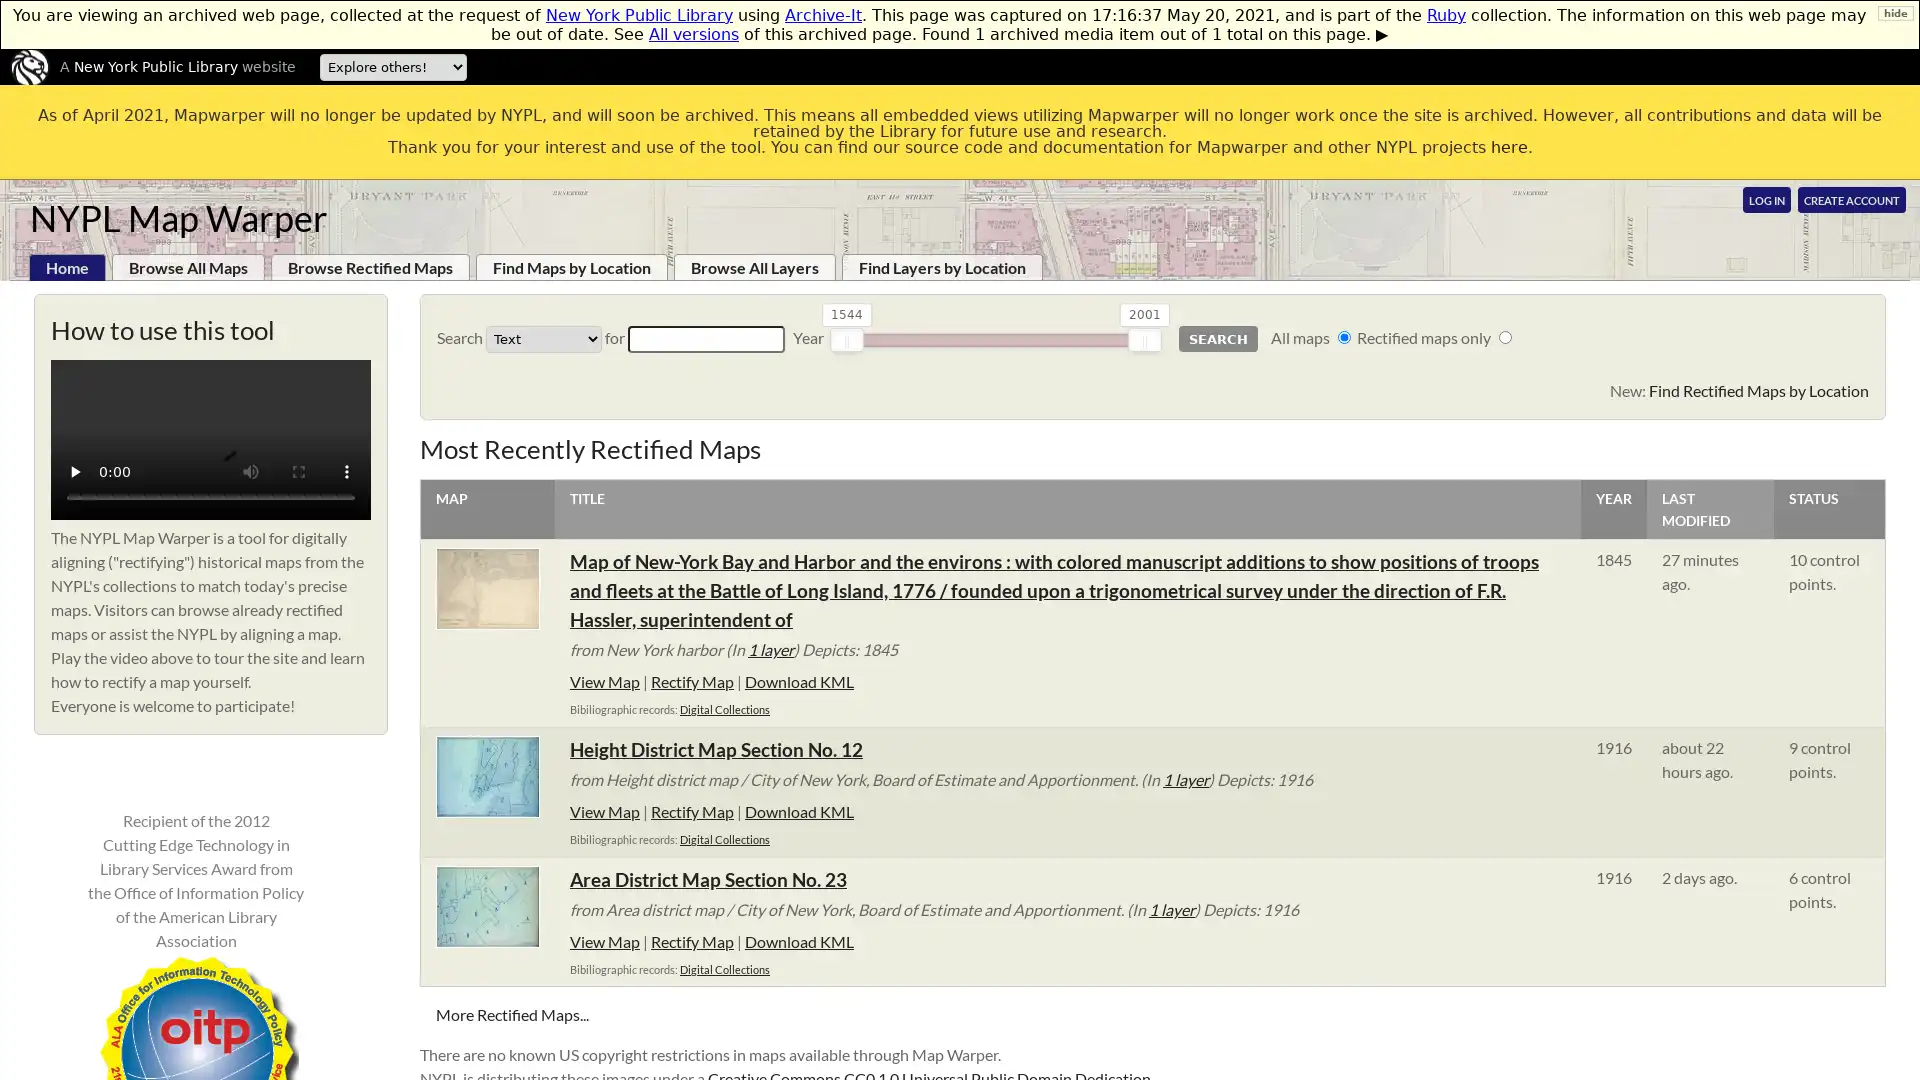  Describe the element at coordinates (75, 471) in the screenshot. I see `play` at that location.